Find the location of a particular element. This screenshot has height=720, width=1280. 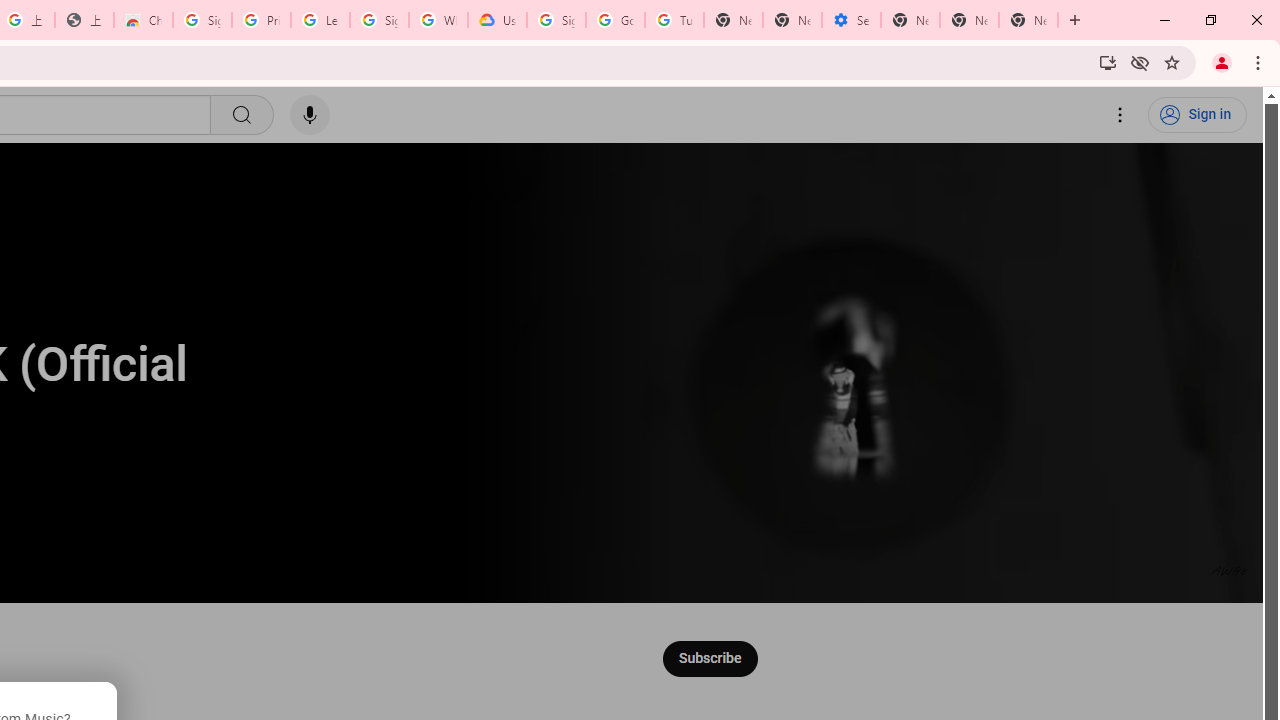

'Settings - Addresses and more' is located at coordinates (851, 20).